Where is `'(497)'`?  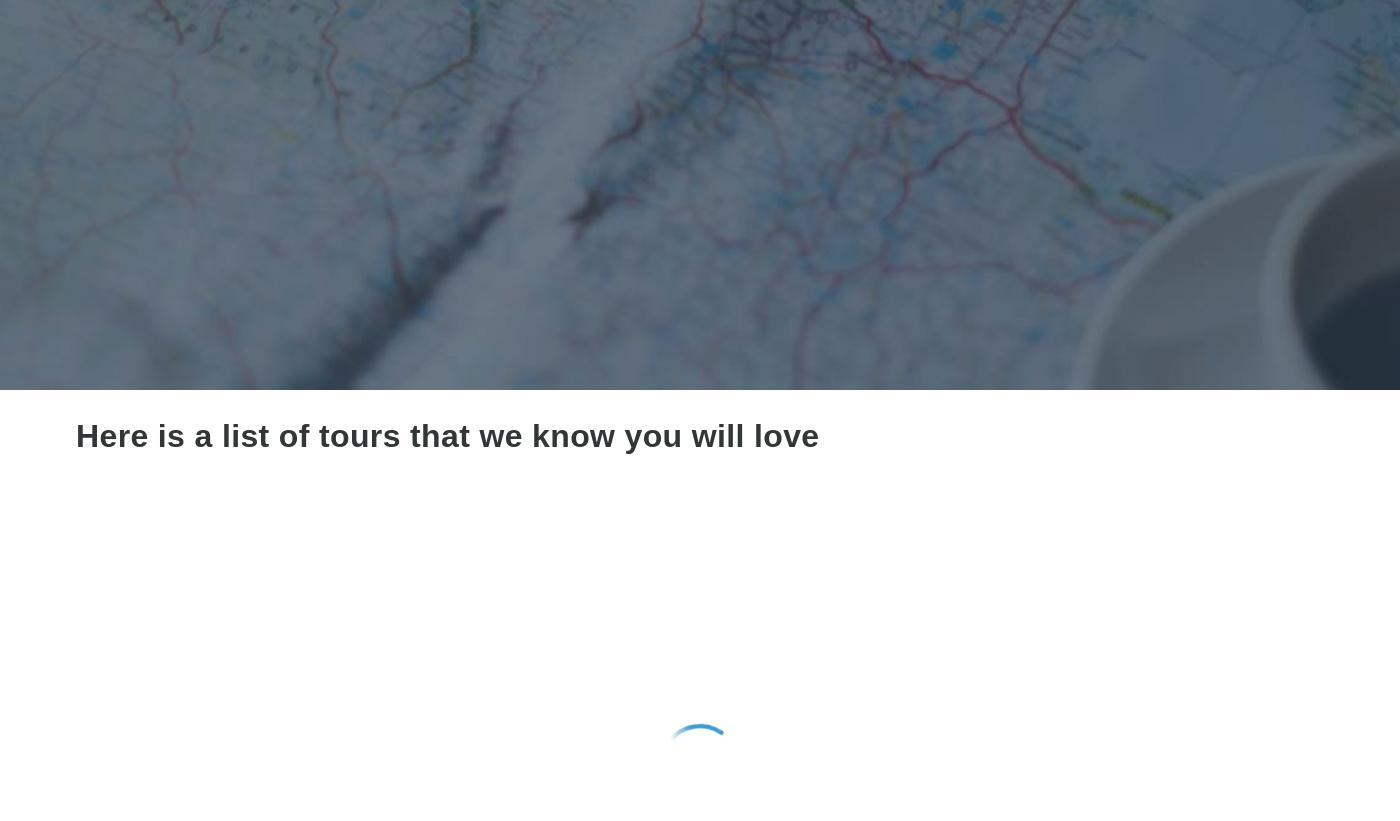
'(497)' is located at coordinates (1141, 743).